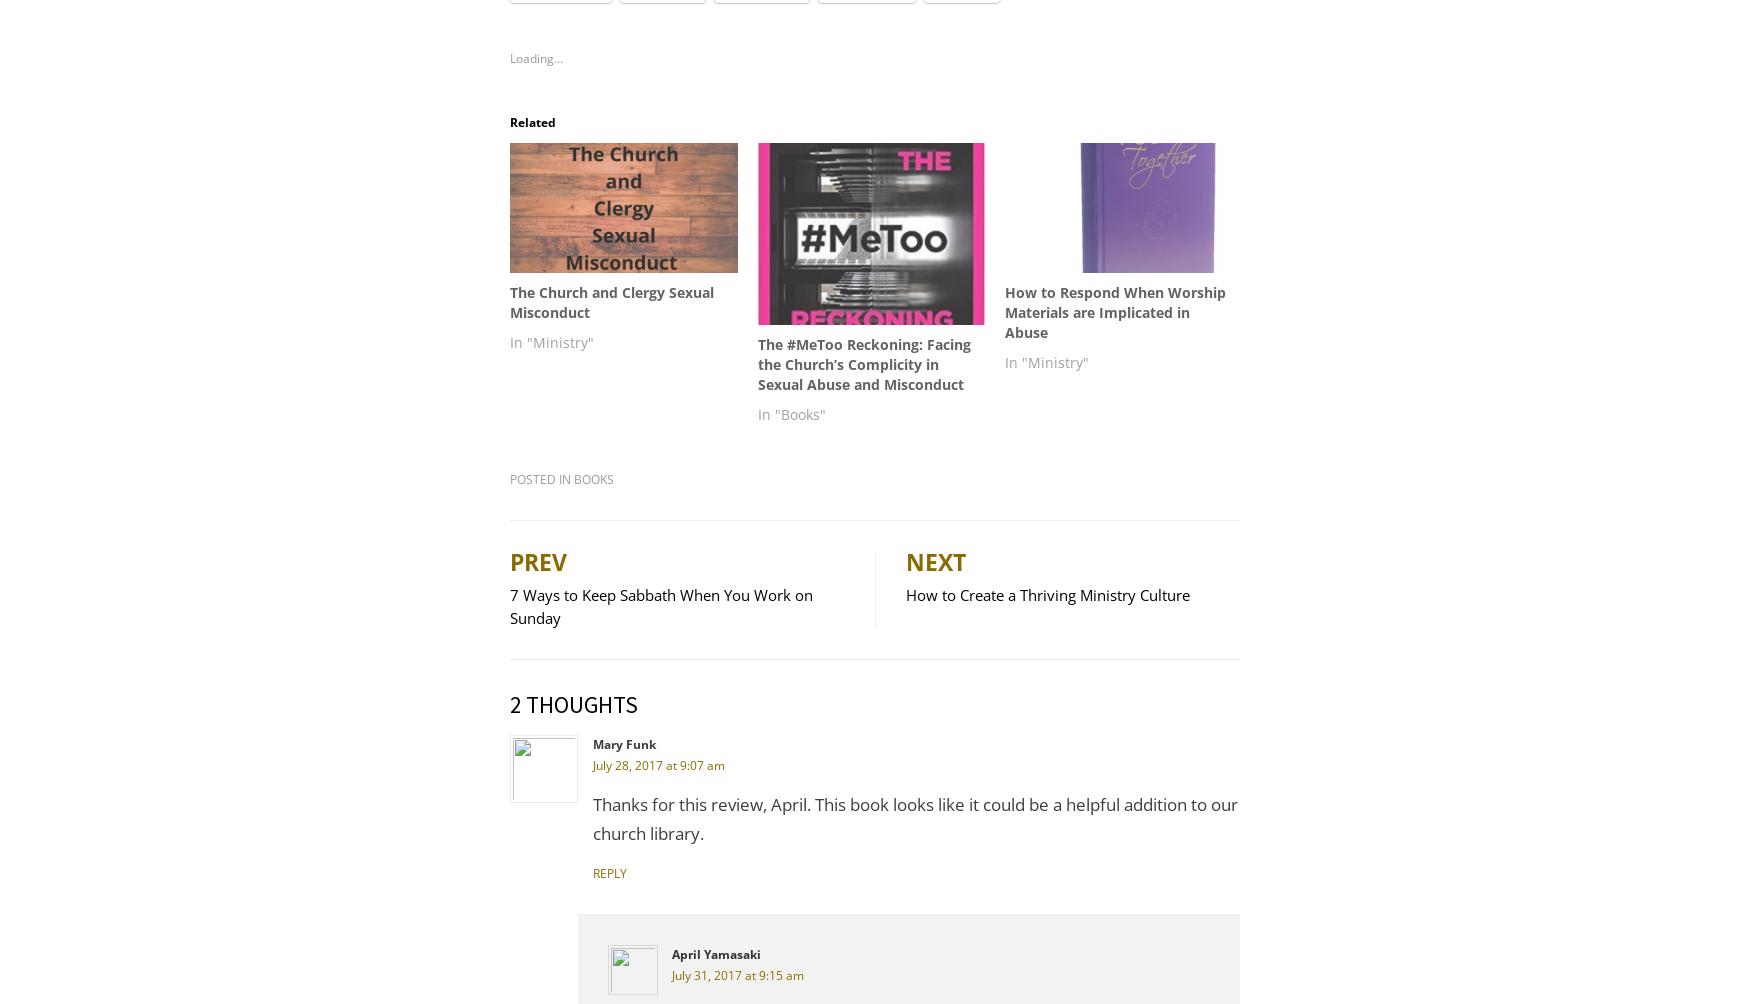 The width and height of the screenshot is (1750, 1004). What do you see at coordinates (540, 477) in the screenshot?
I see `'Posted in'` at bounding box center [540, 477].